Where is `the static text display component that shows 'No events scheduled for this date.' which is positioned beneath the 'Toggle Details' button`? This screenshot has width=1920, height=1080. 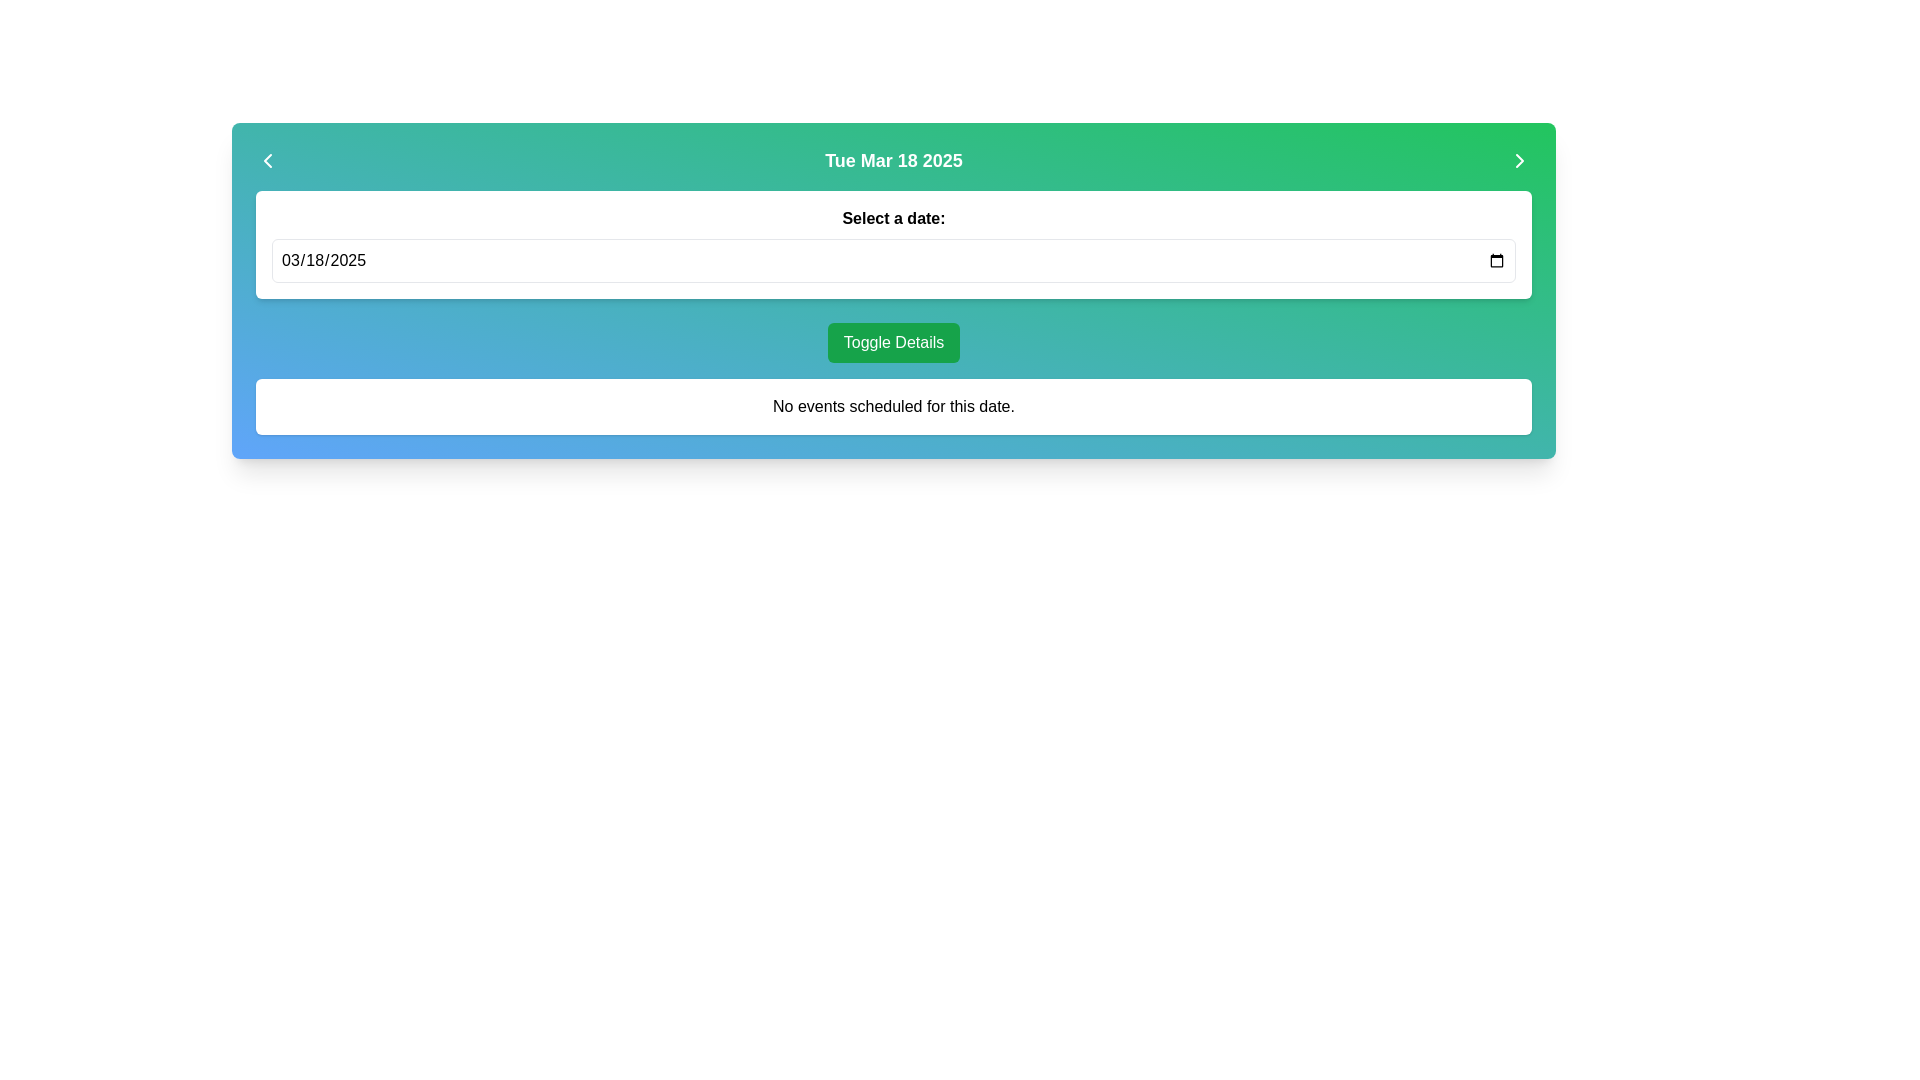
the static text display component that shows 'No events scheduled for this date.' which is positioned beneath the 'Toggle Details' button is located at coordinates (892, 406).